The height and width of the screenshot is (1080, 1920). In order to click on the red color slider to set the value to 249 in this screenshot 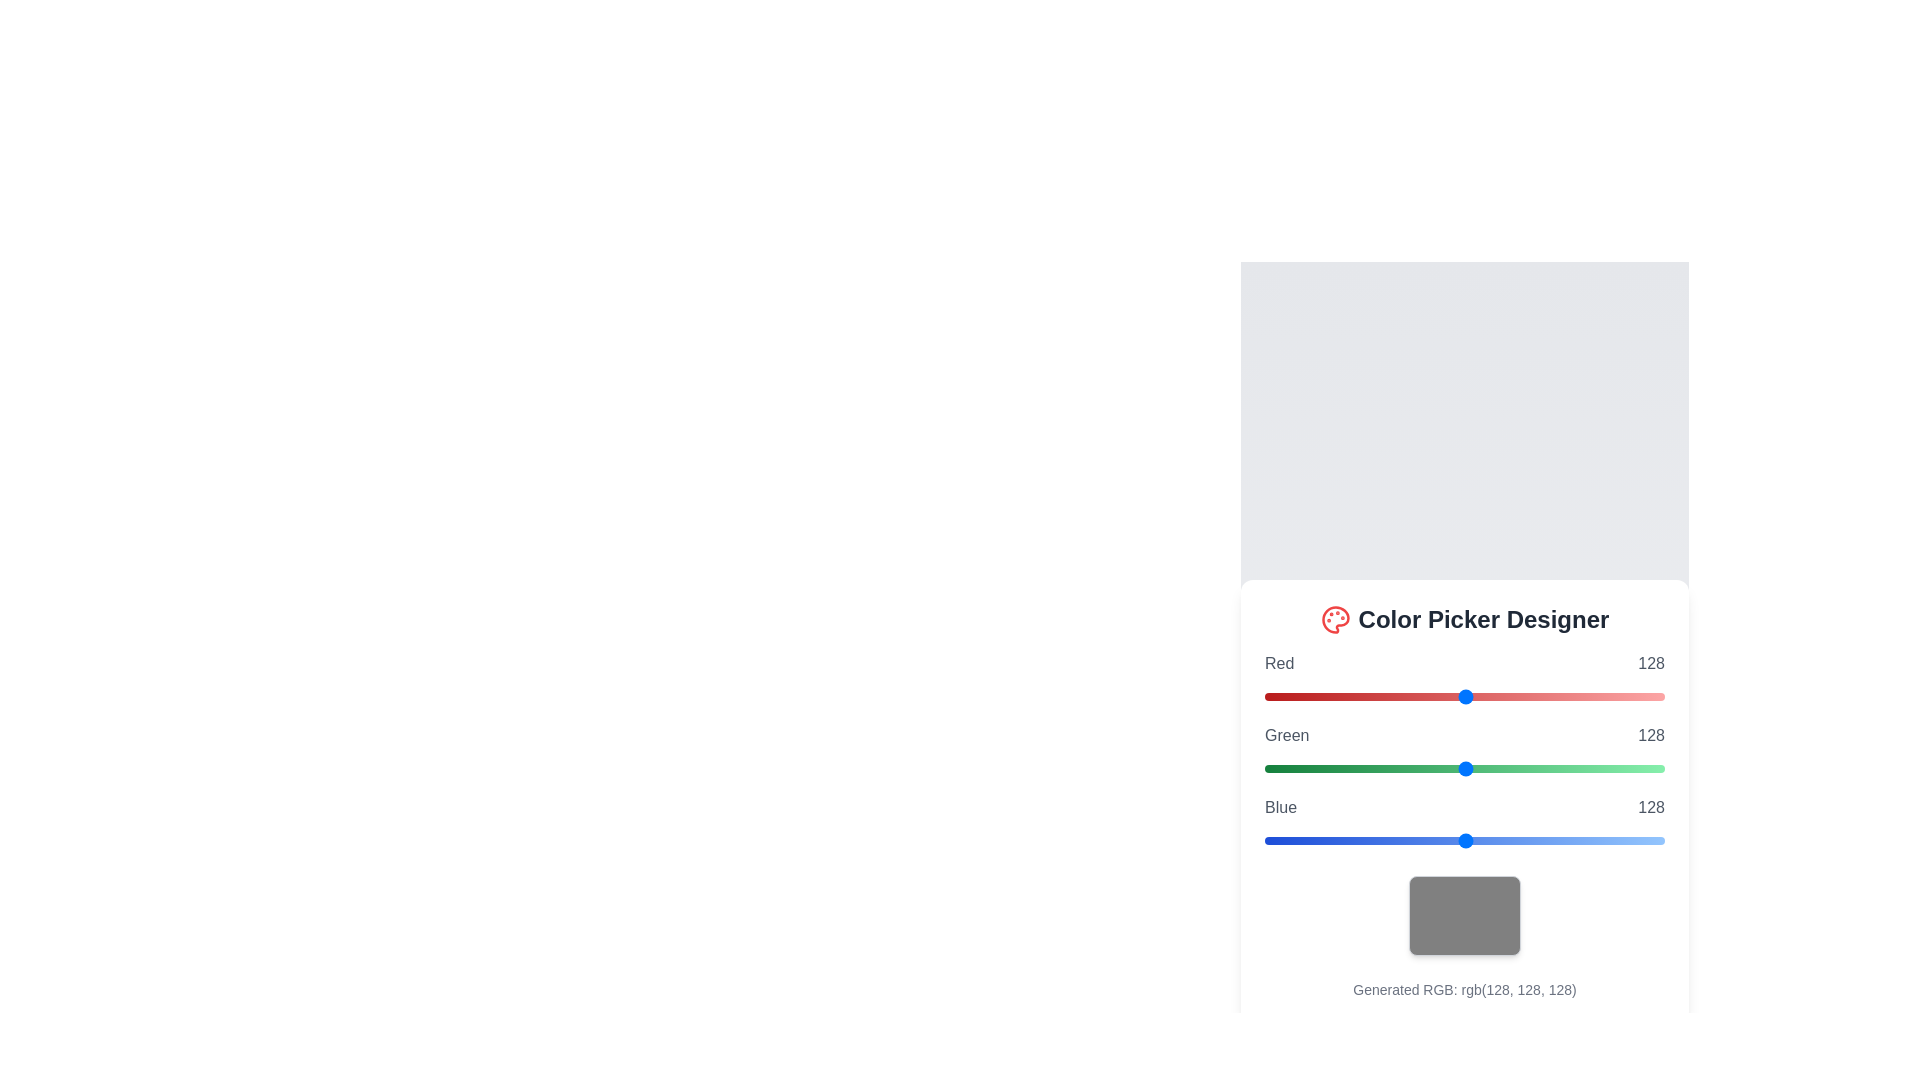, I will do `click(1655, 696)`.